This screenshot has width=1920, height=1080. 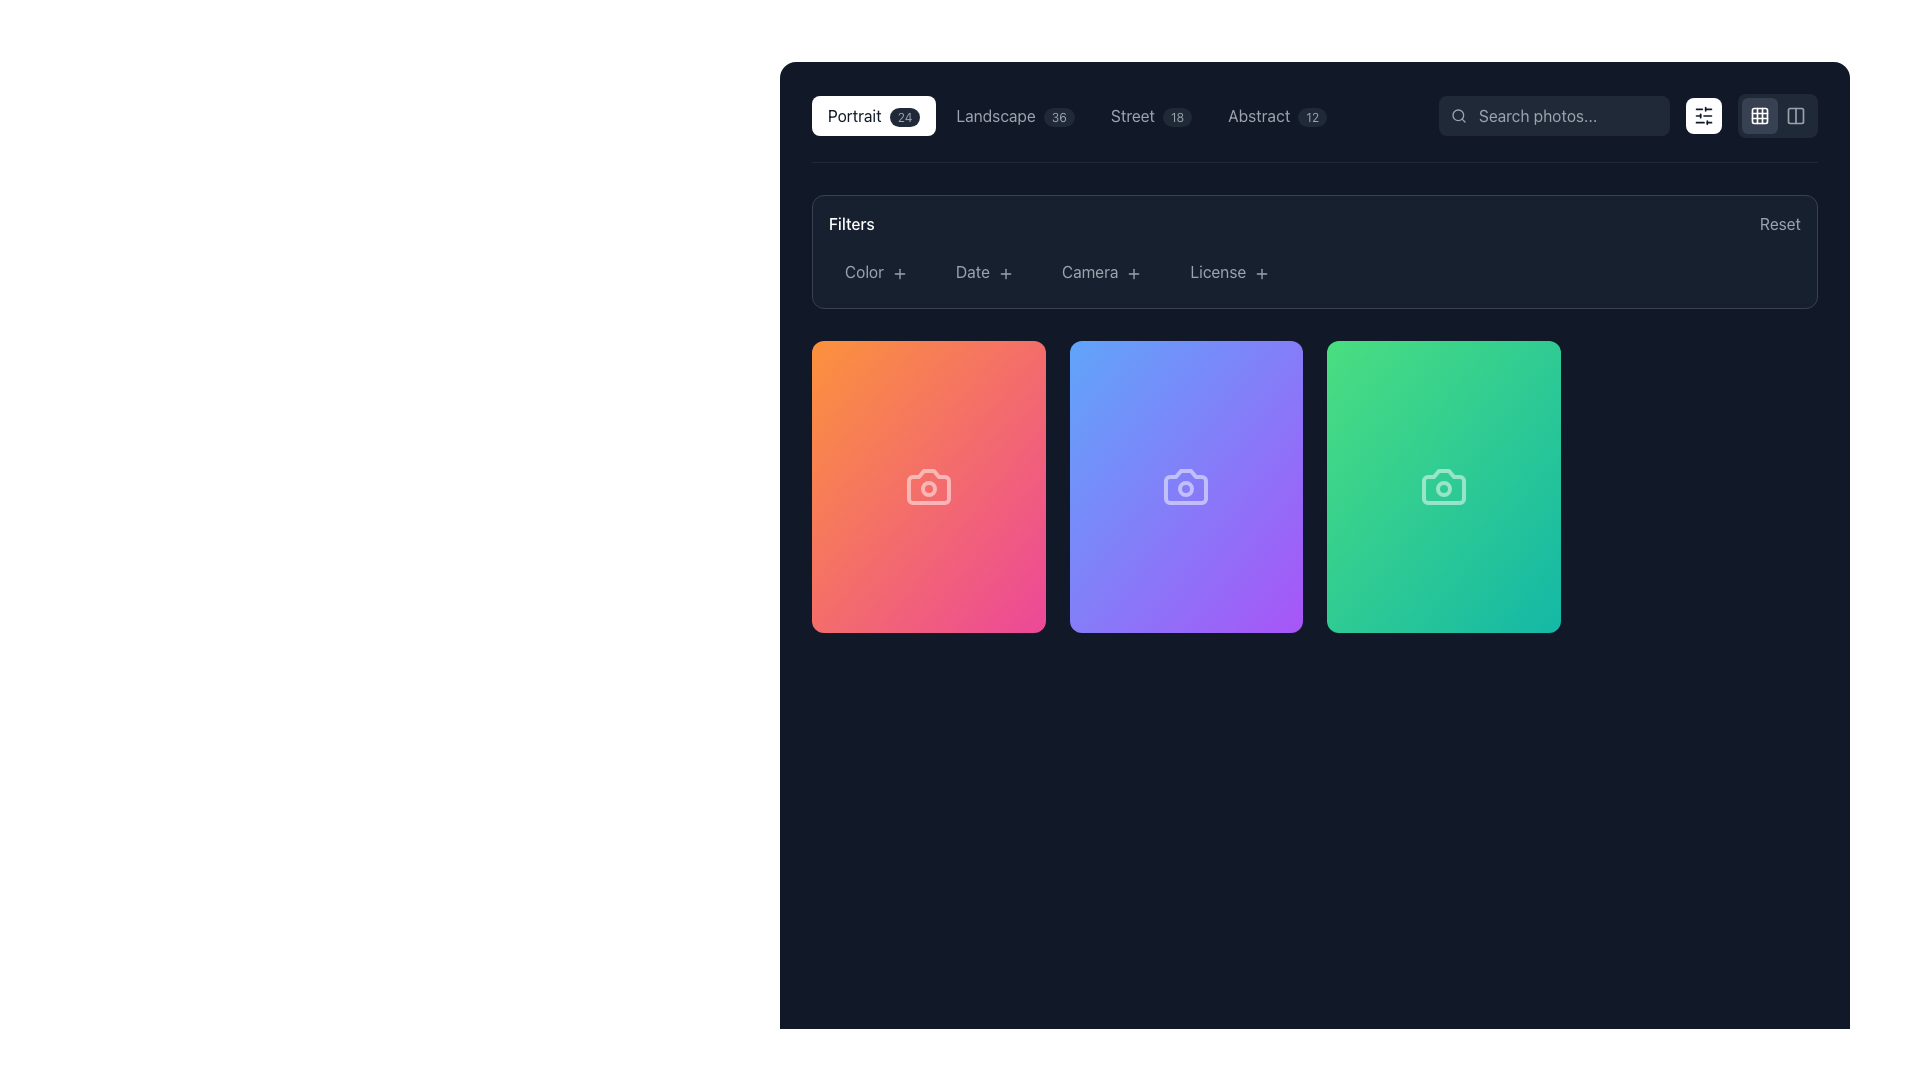 What do you see at coordinates (1780, 223) in the screenshot?
I see `the 'Reset' button labeled with gray font that changes to white on hover, located on the far right of its containing section` at bounding box center [1780, 223].